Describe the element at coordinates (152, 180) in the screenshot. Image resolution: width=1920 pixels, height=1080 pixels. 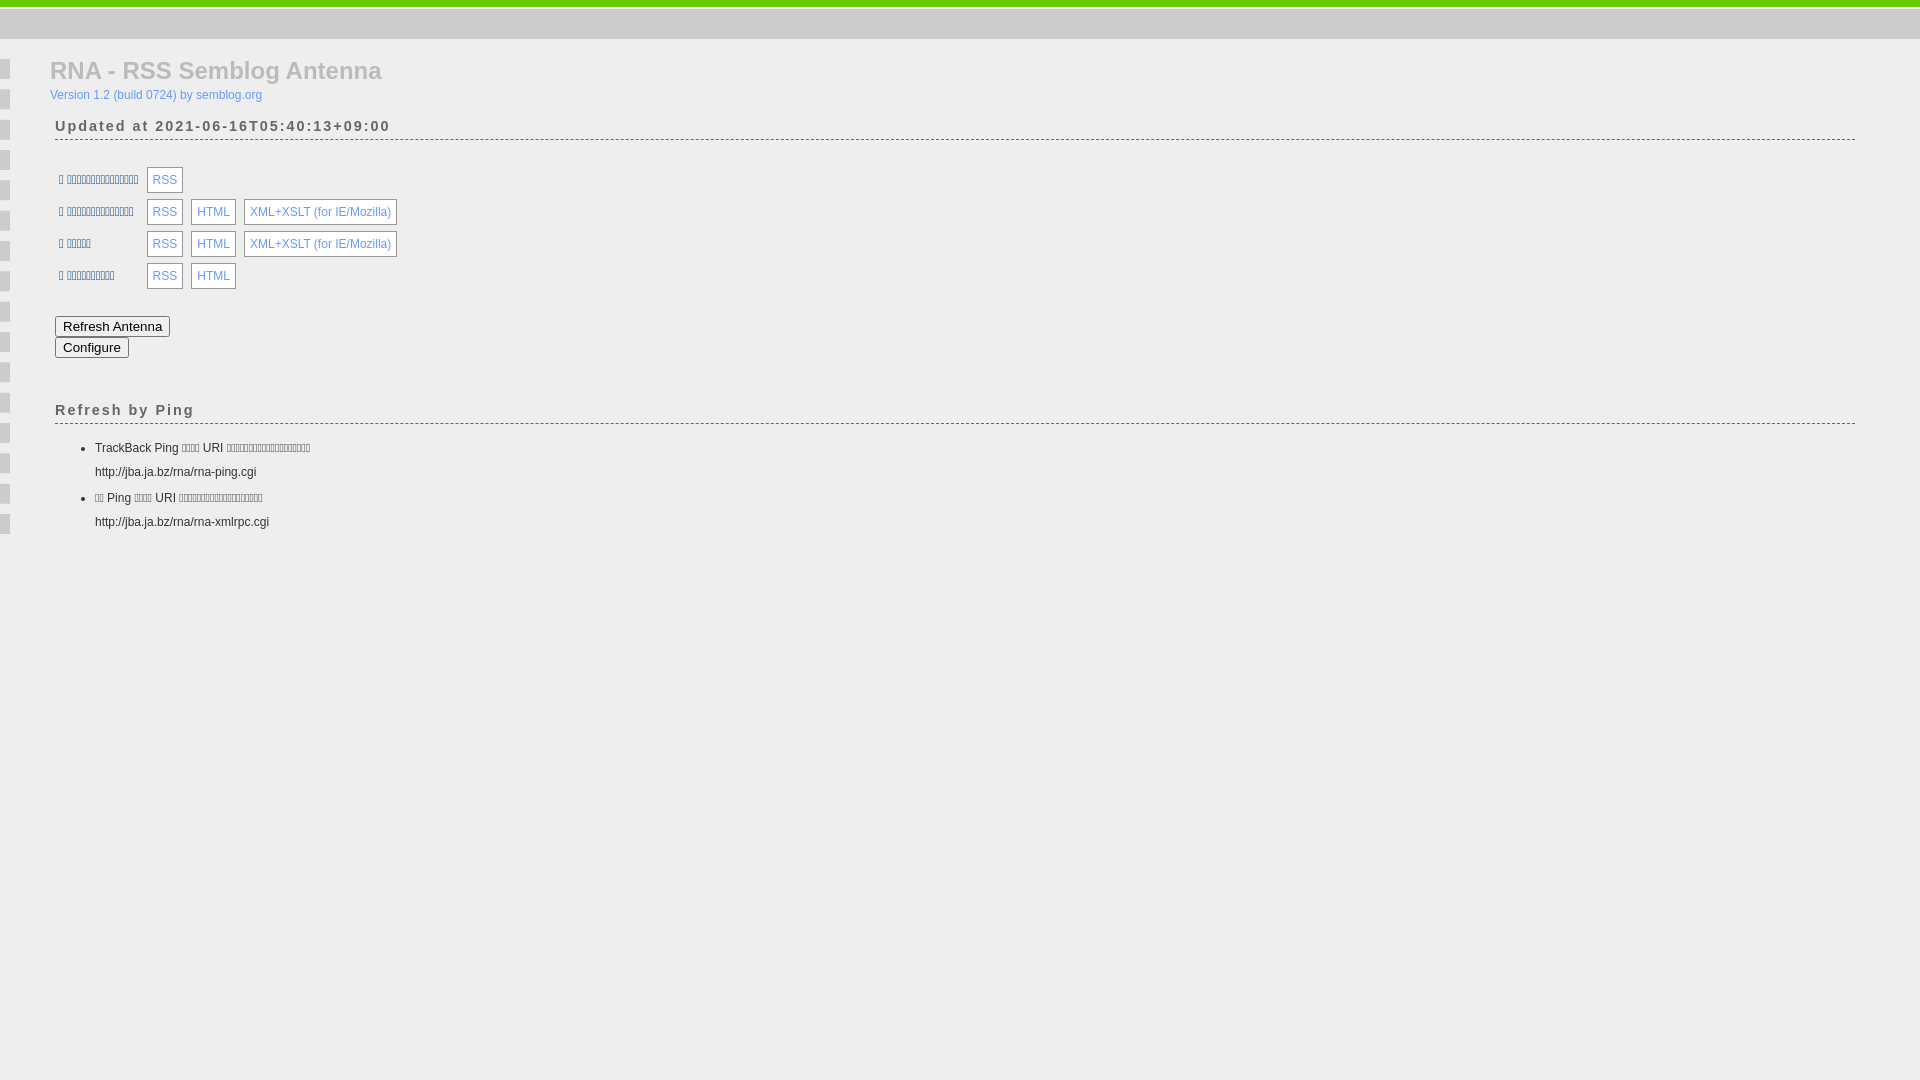
I see `'RSS'` at that location.